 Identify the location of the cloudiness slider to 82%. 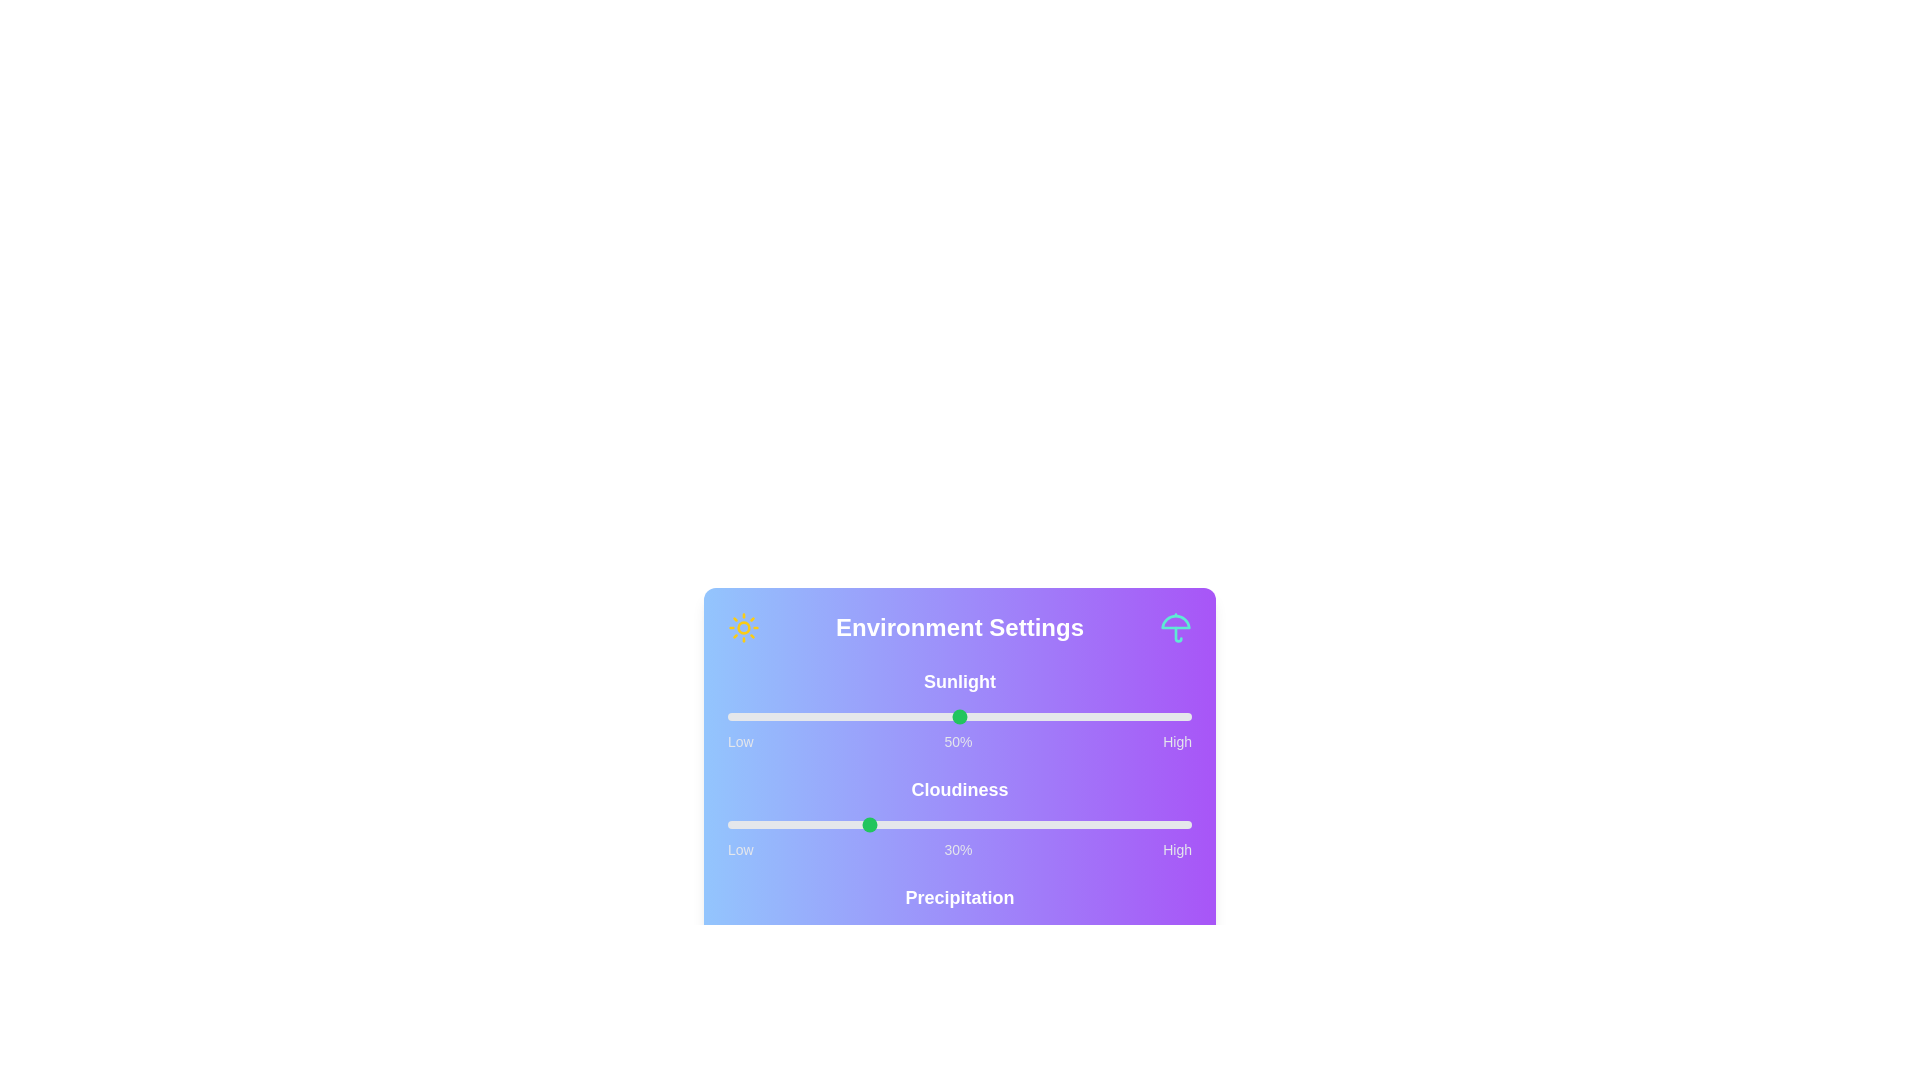
(1107, 825).